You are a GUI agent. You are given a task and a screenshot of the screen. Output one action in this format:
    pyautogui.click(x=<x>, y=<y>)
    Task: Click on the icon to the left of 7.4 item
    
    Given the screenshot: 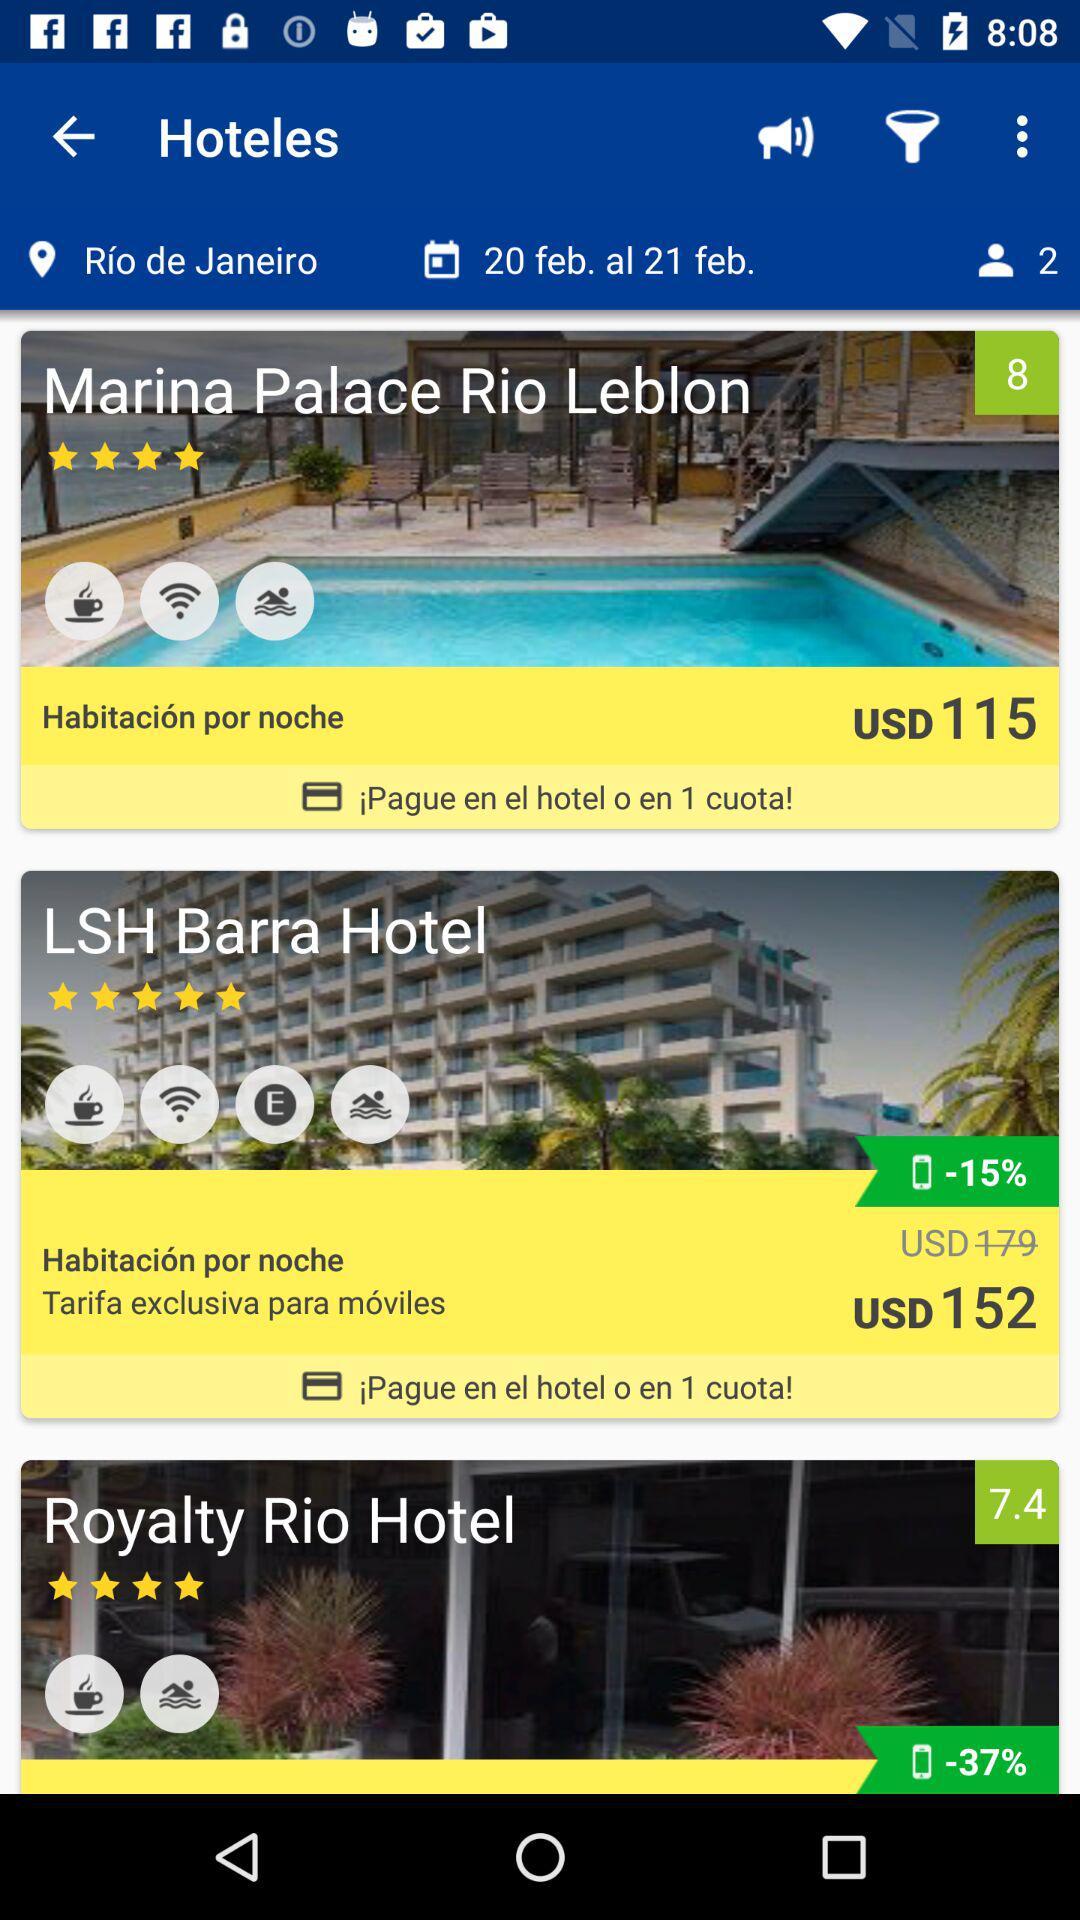 What is the action you would take?
    pyautogui.click(x=502, y=1517)
    